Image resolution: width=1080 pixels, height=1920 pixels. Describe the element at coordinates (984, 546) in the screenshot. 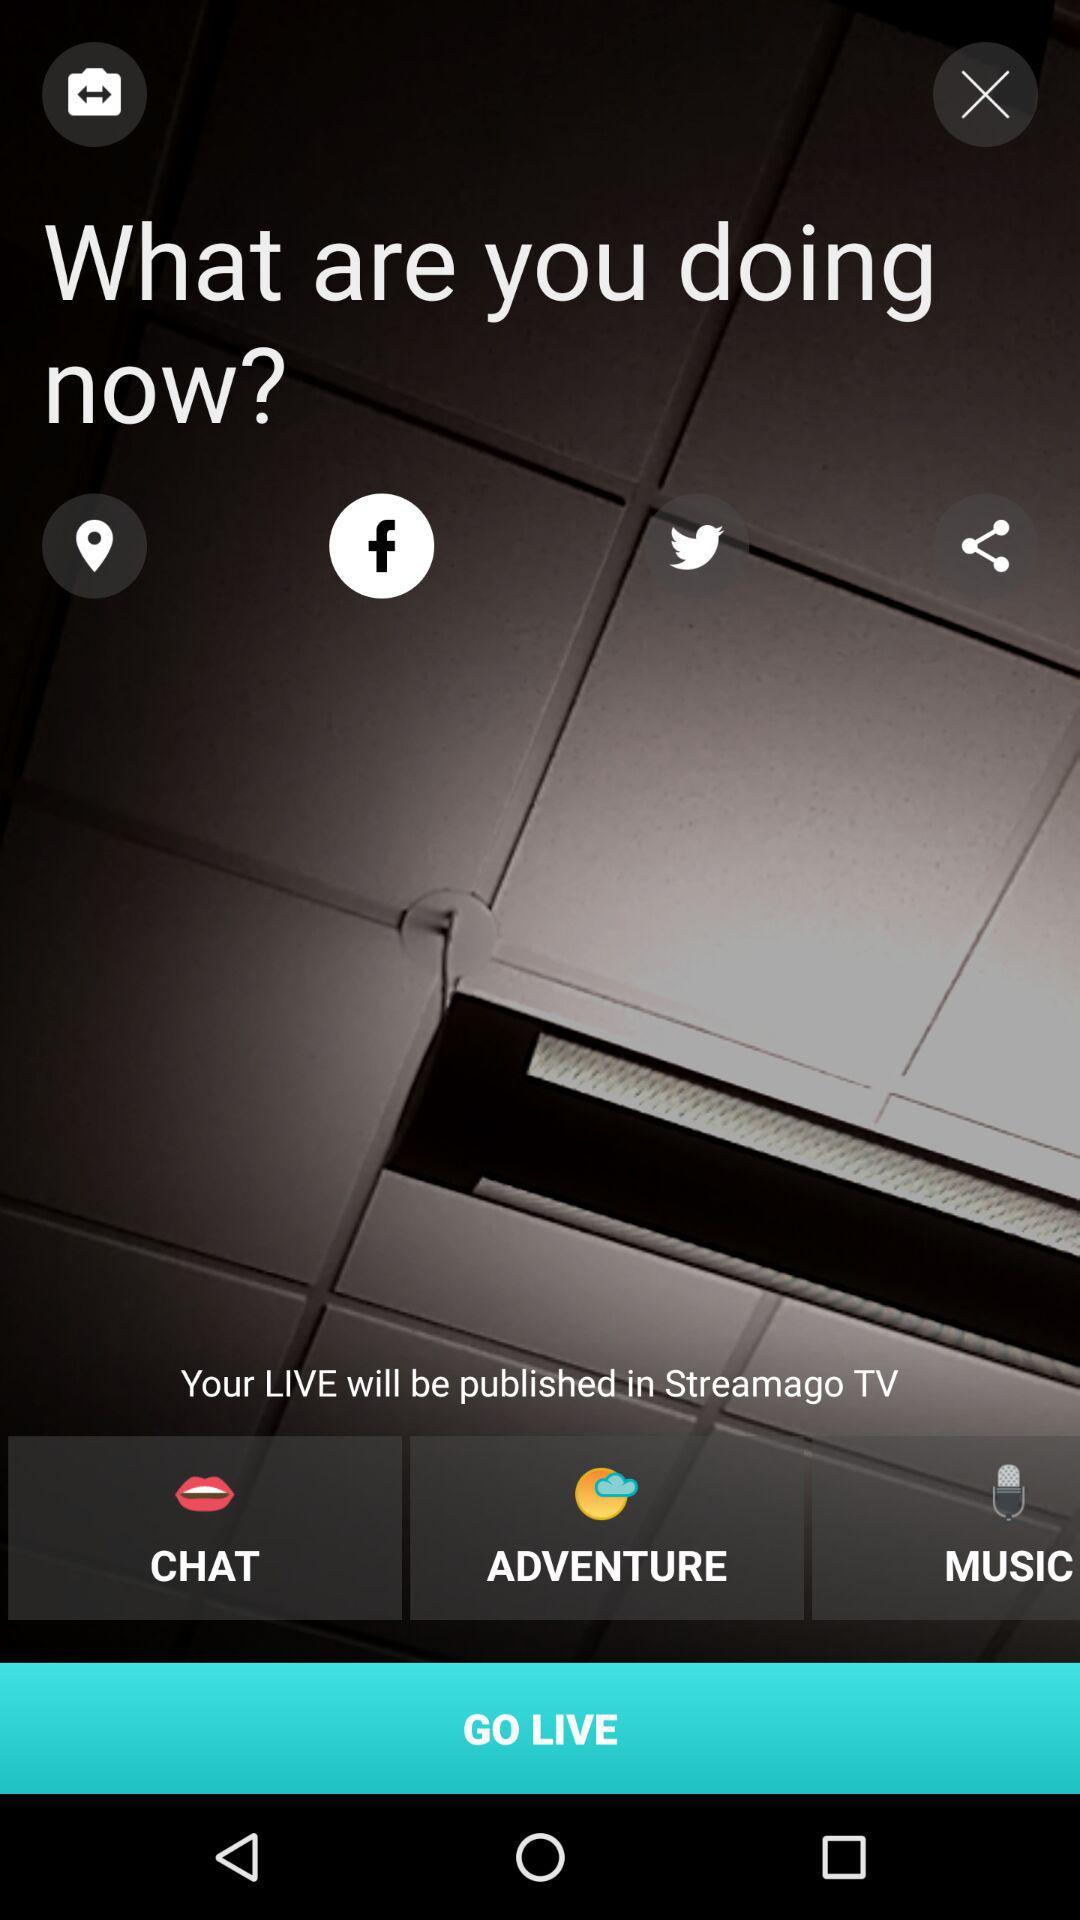

I see `share the link` at that location.